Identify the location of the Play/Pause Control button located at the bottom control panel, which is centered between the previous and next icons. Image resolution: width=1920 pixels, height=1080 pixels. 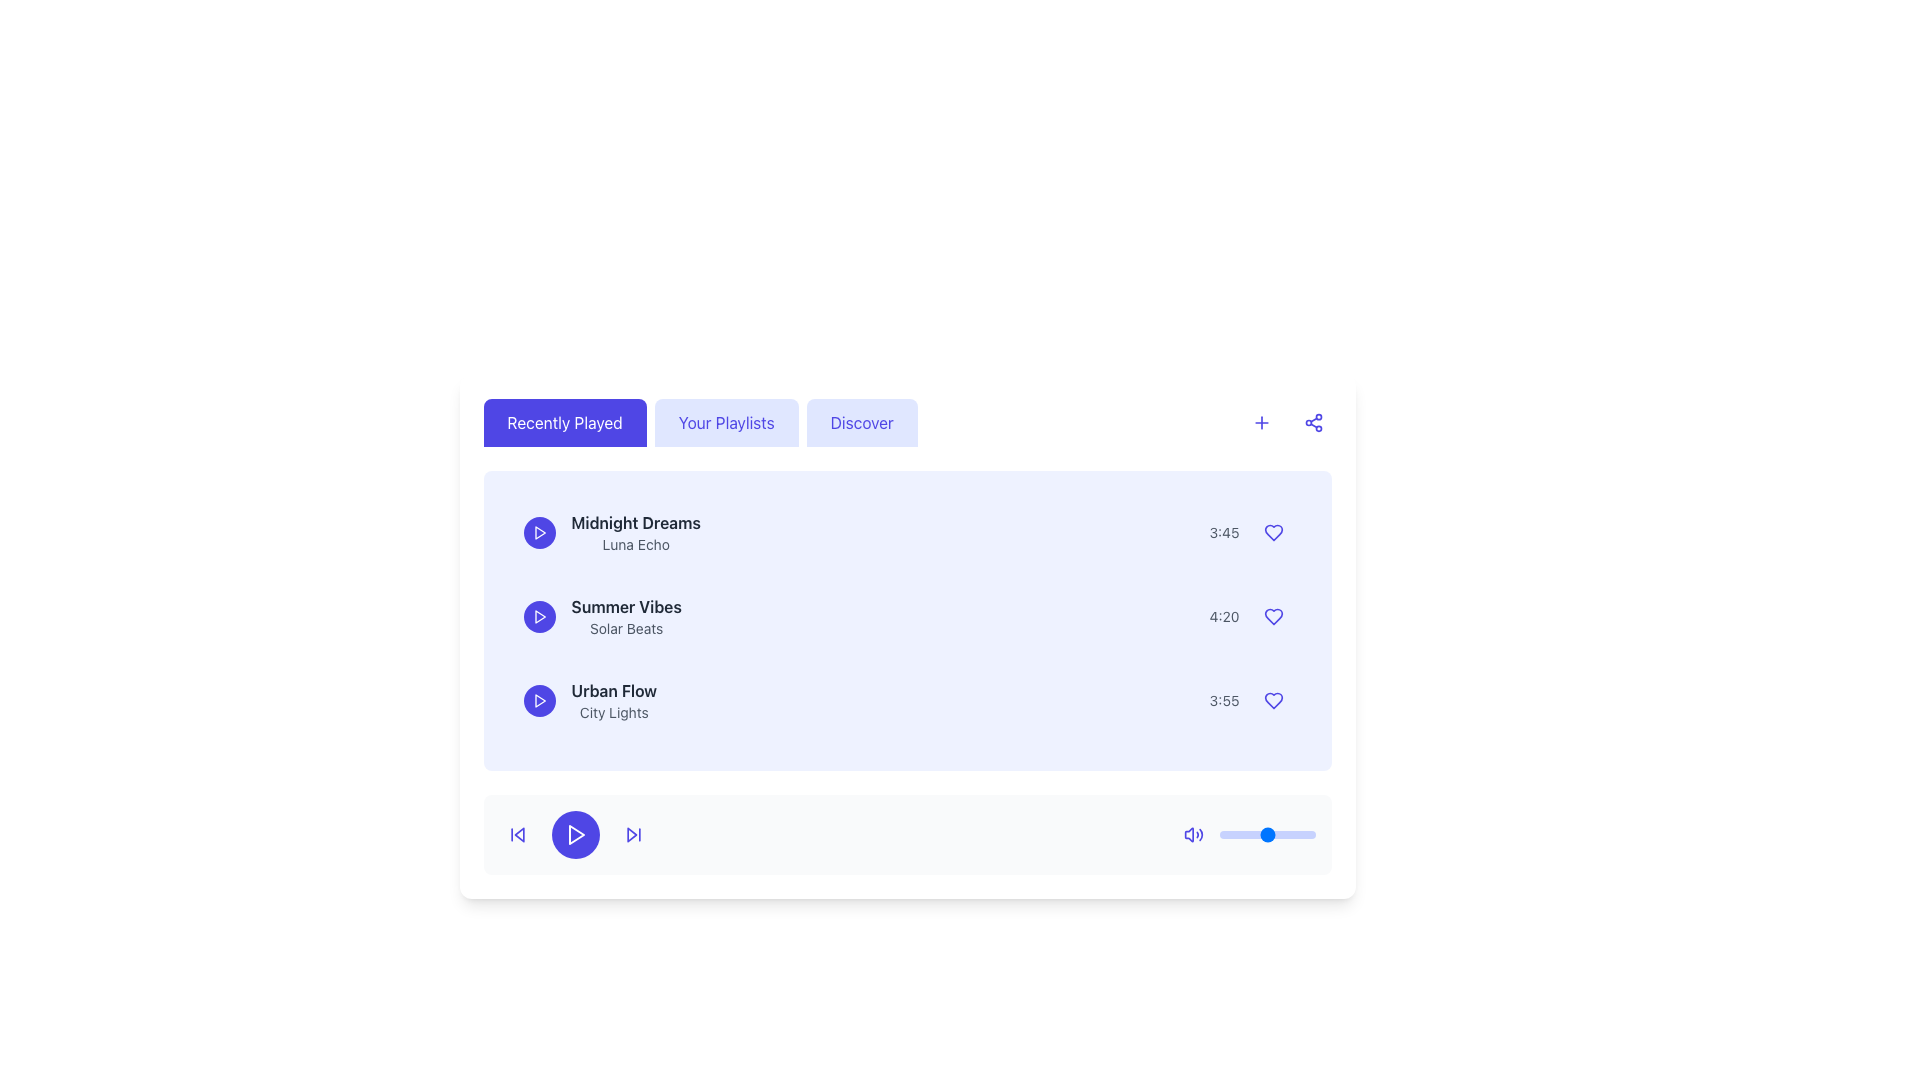
(574, 834).